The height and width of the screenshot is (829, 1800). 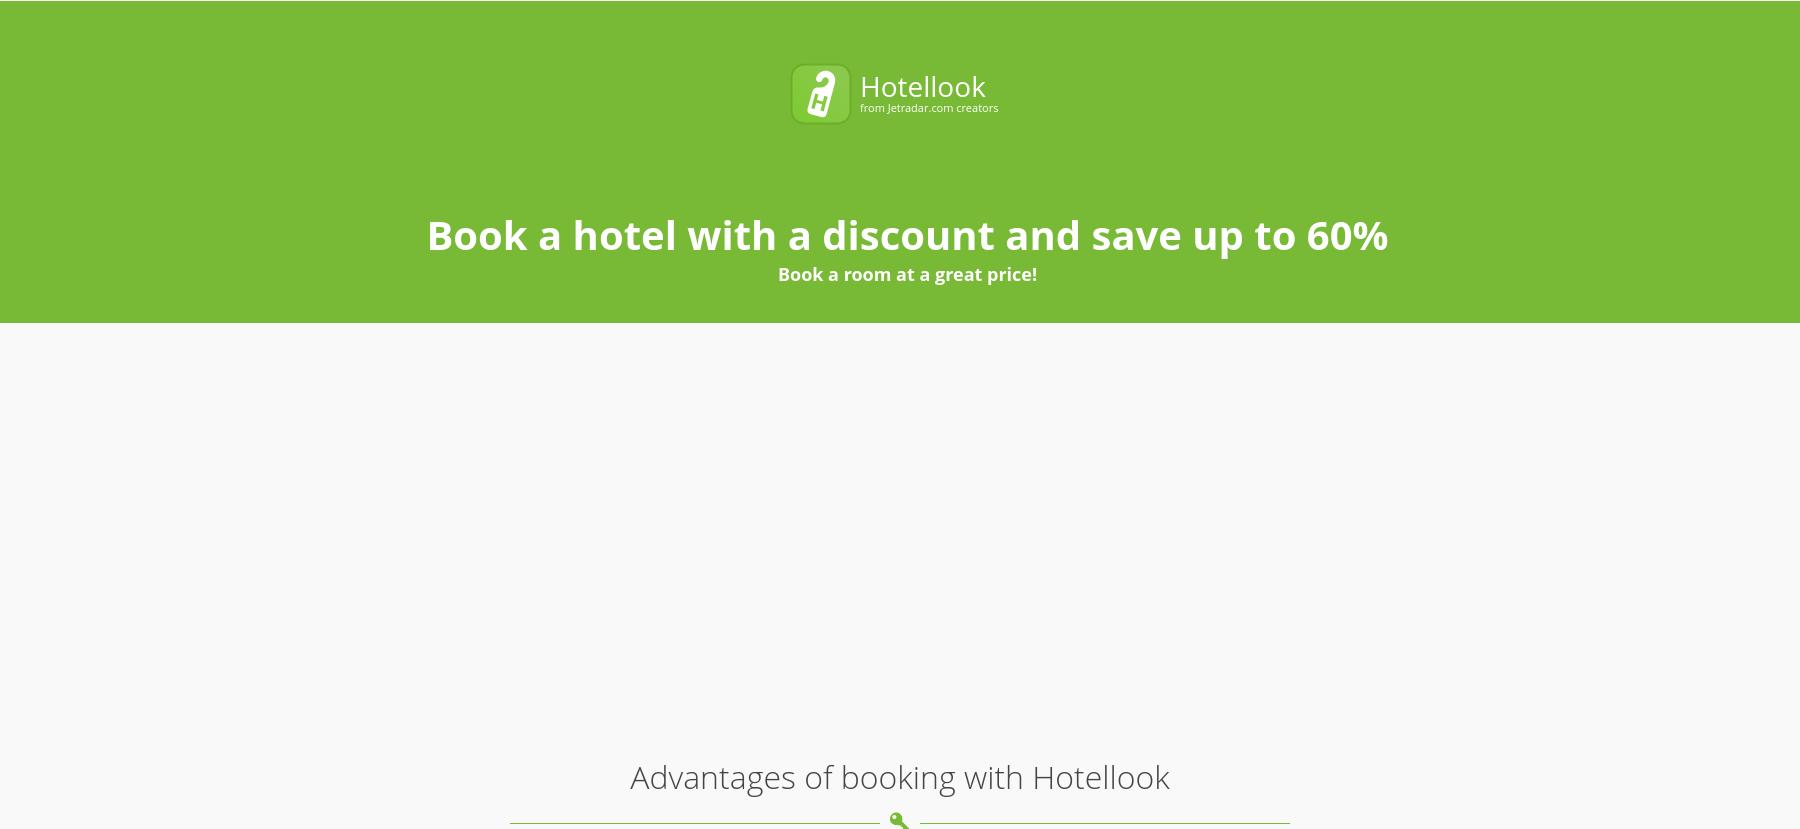 What do you see at coordinates (637, 428) in the screenshot?
I see `'We search both the largest booking websites and small local systems. Oftentimes, small family hotels are not listed on large booking websites.'` at bounding box center [637, 428].